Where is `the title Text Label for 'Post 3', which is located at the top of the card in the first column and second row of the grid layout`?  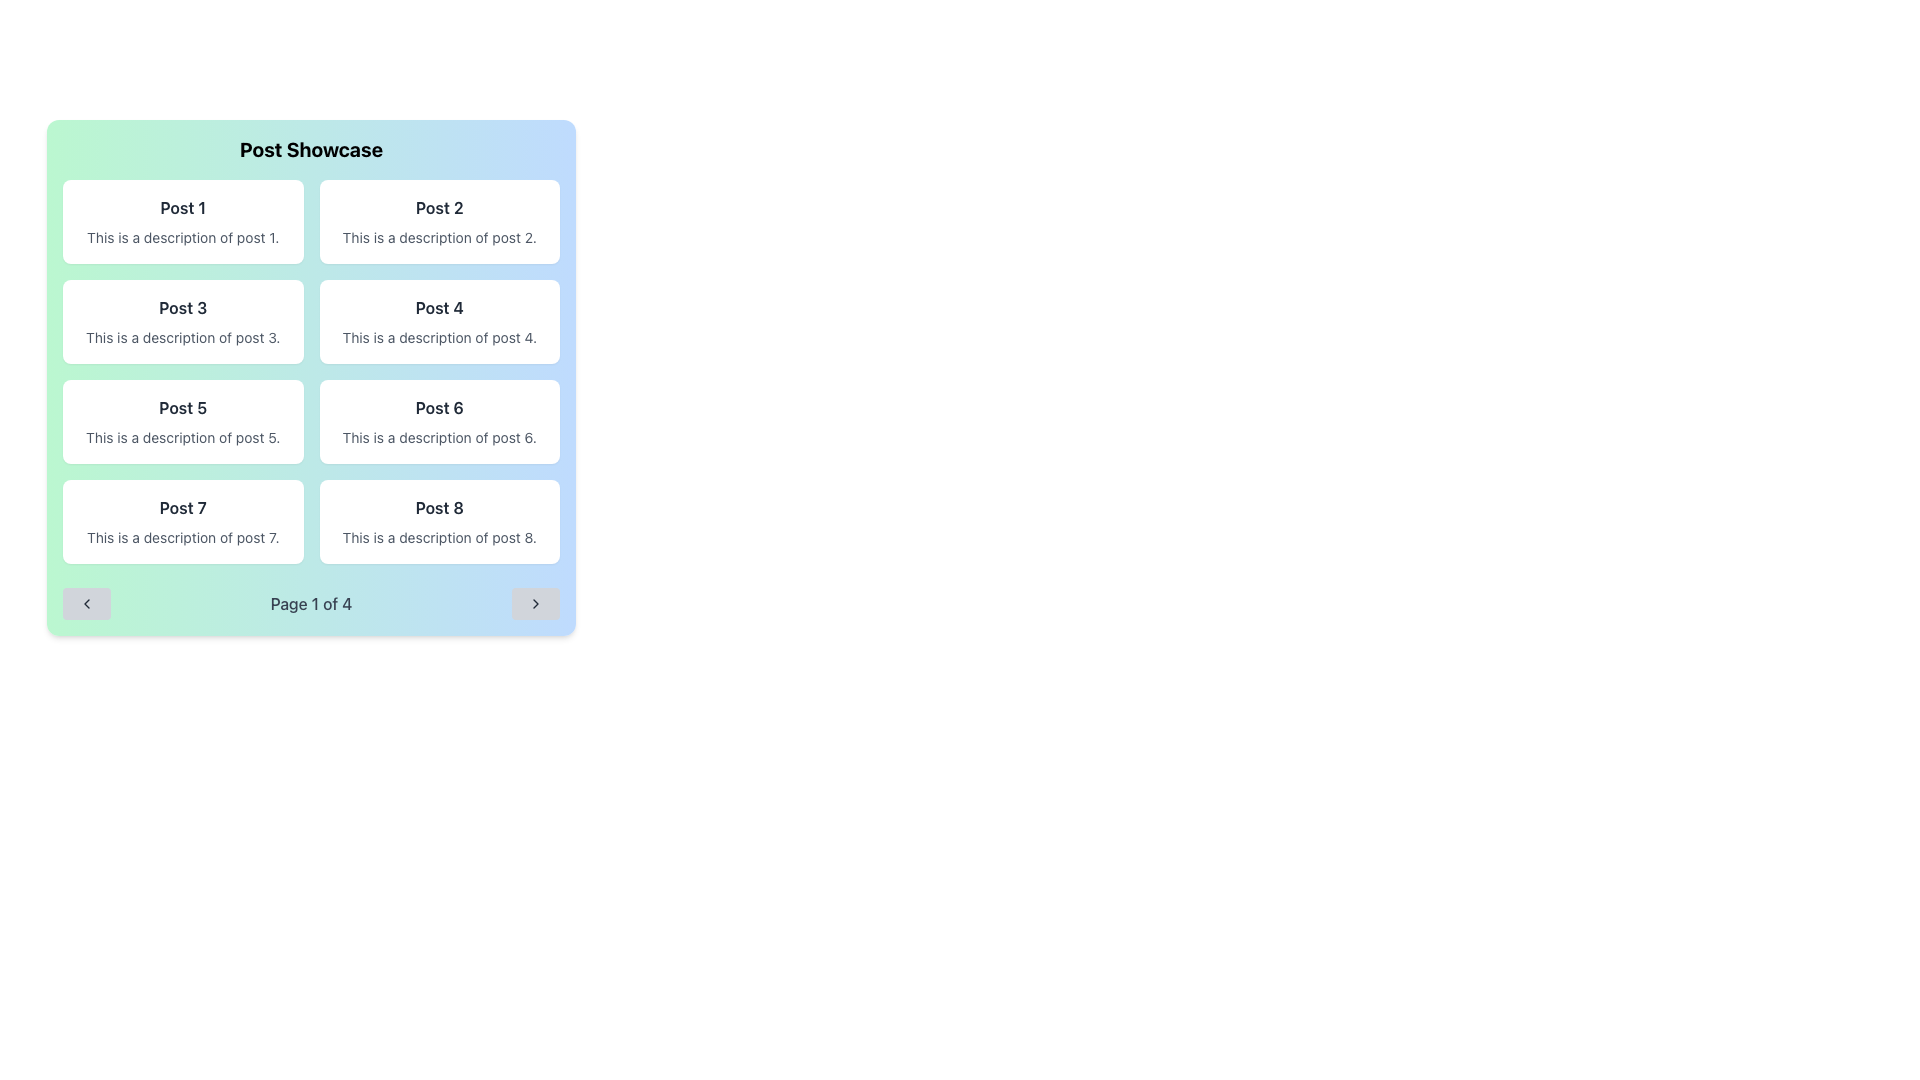
the title Text Label for 'Post 3', which is located at the top of the card in the first column and second row of the grid layout is located at coordinates (183, 308).